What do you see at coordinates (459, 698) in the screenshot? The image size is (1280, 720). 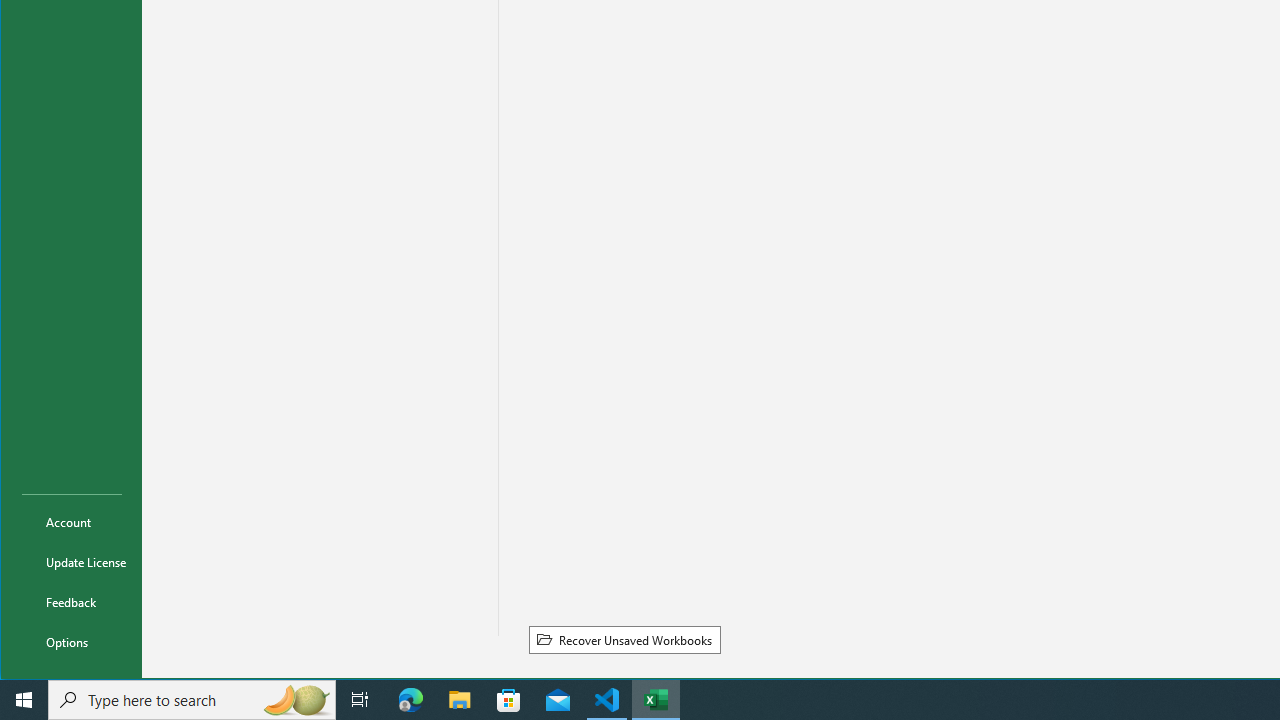 I see `'File Explorer'` at bounding box center [459, 698].